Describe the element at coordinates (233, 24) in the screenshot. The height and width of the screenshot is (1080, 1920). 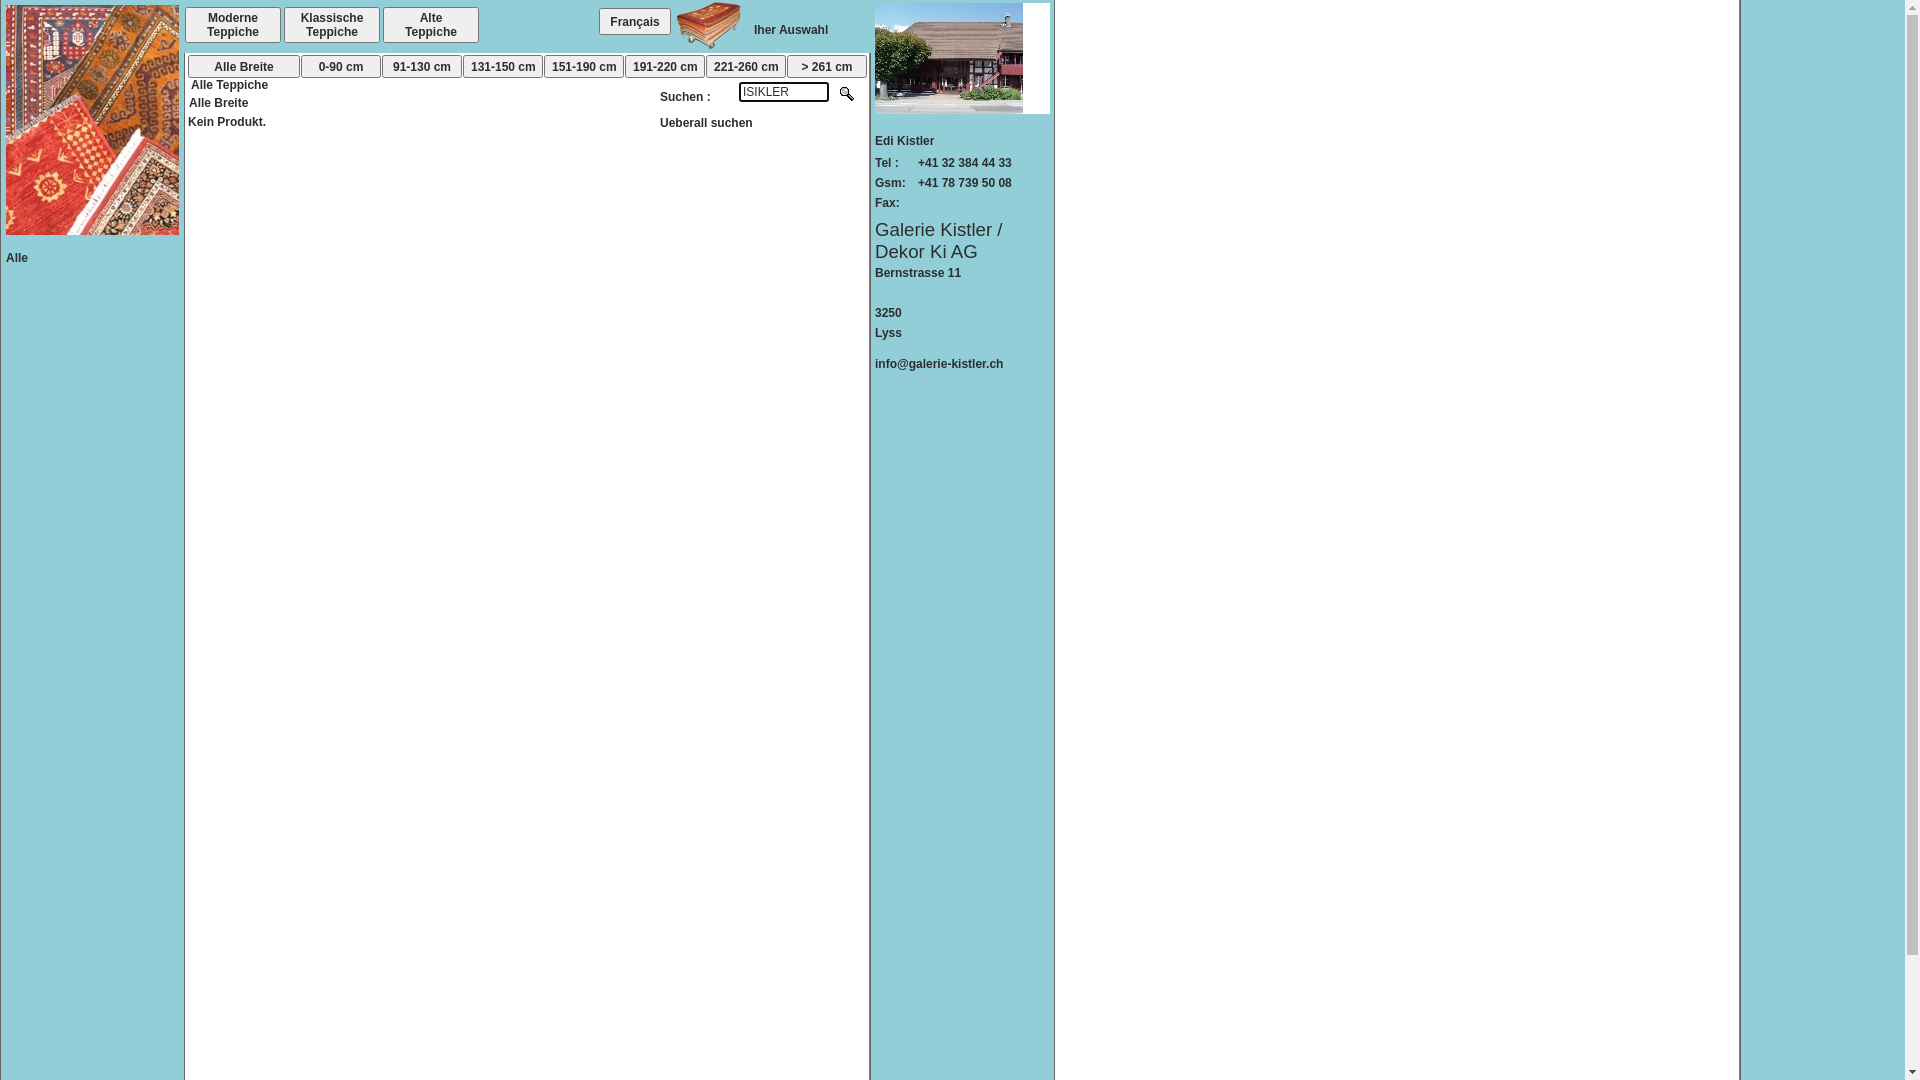
I see `'Moderne` at that location.